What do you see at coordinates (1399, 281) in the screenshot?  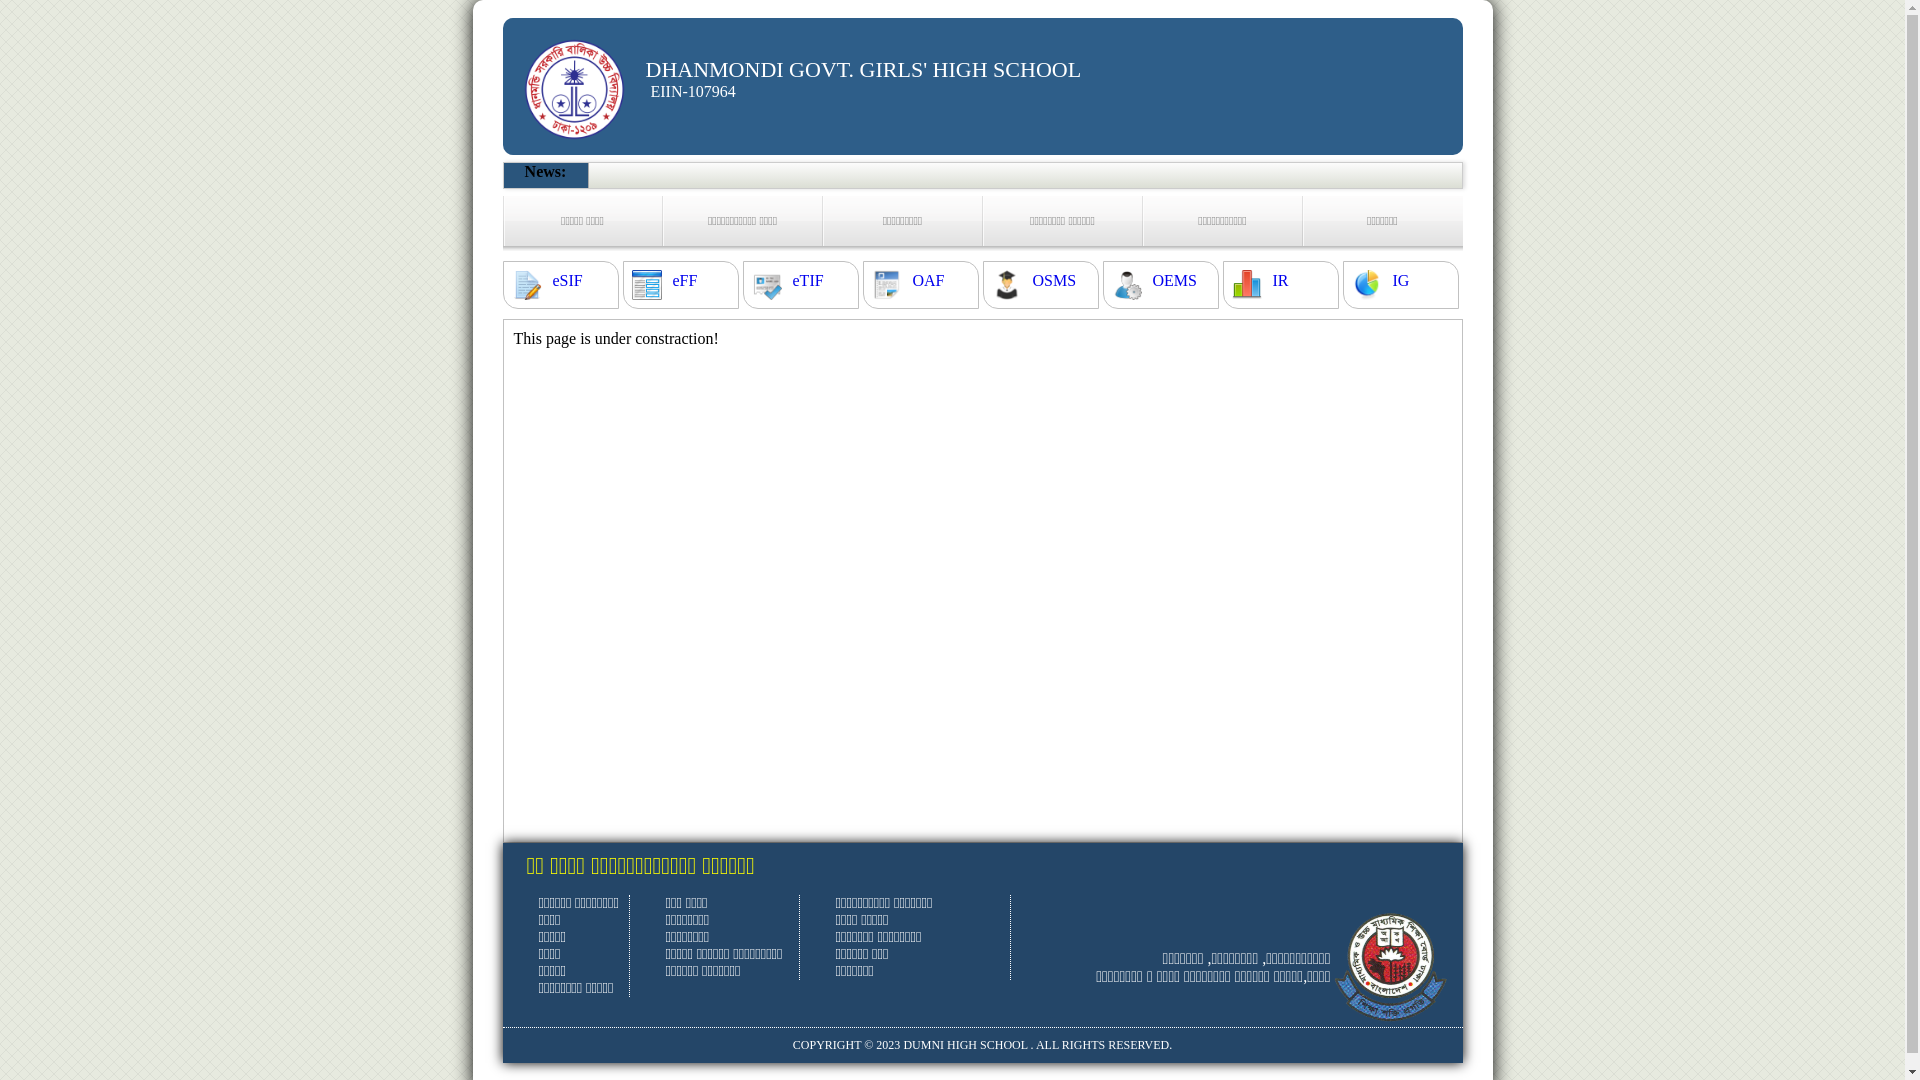 I see `'IG'` at bounding box center [1399, 281].